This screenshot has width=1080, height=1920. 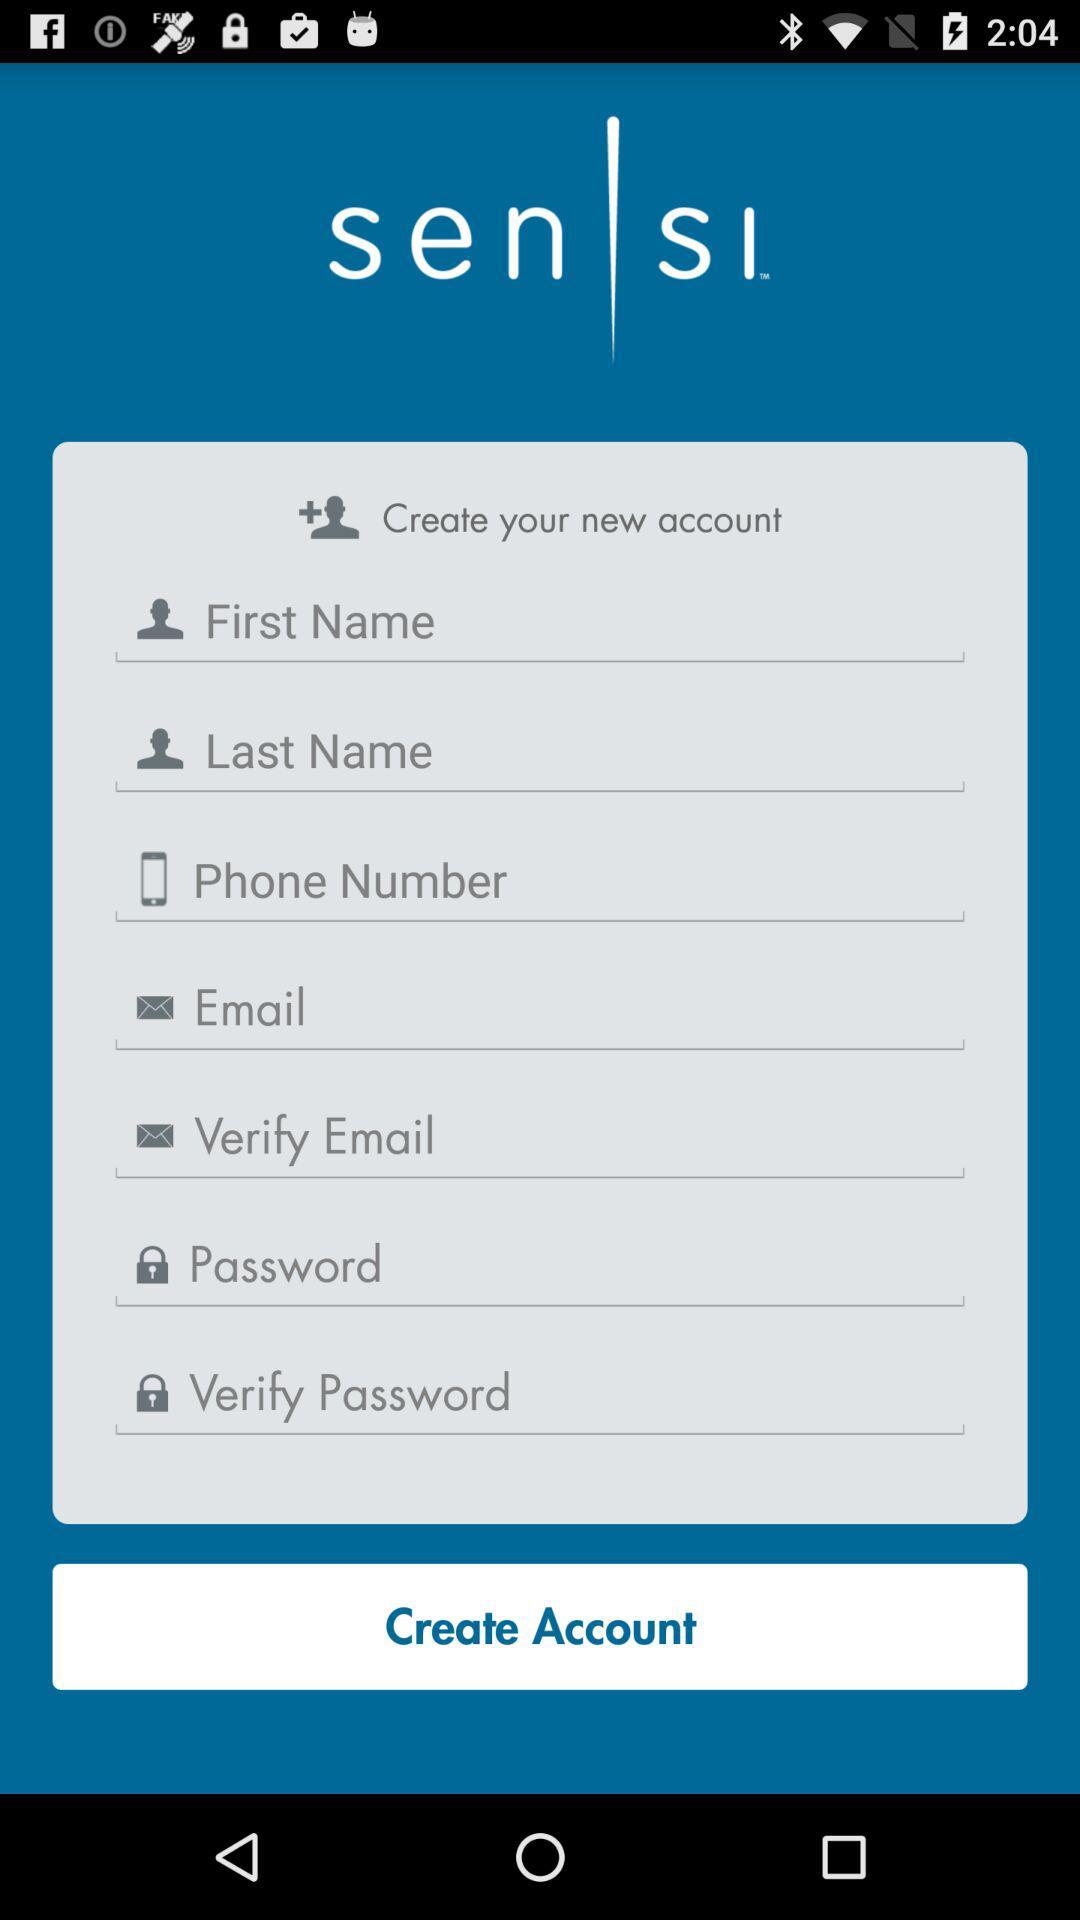 I want to click on verify email, so click(x=540, y=1137).